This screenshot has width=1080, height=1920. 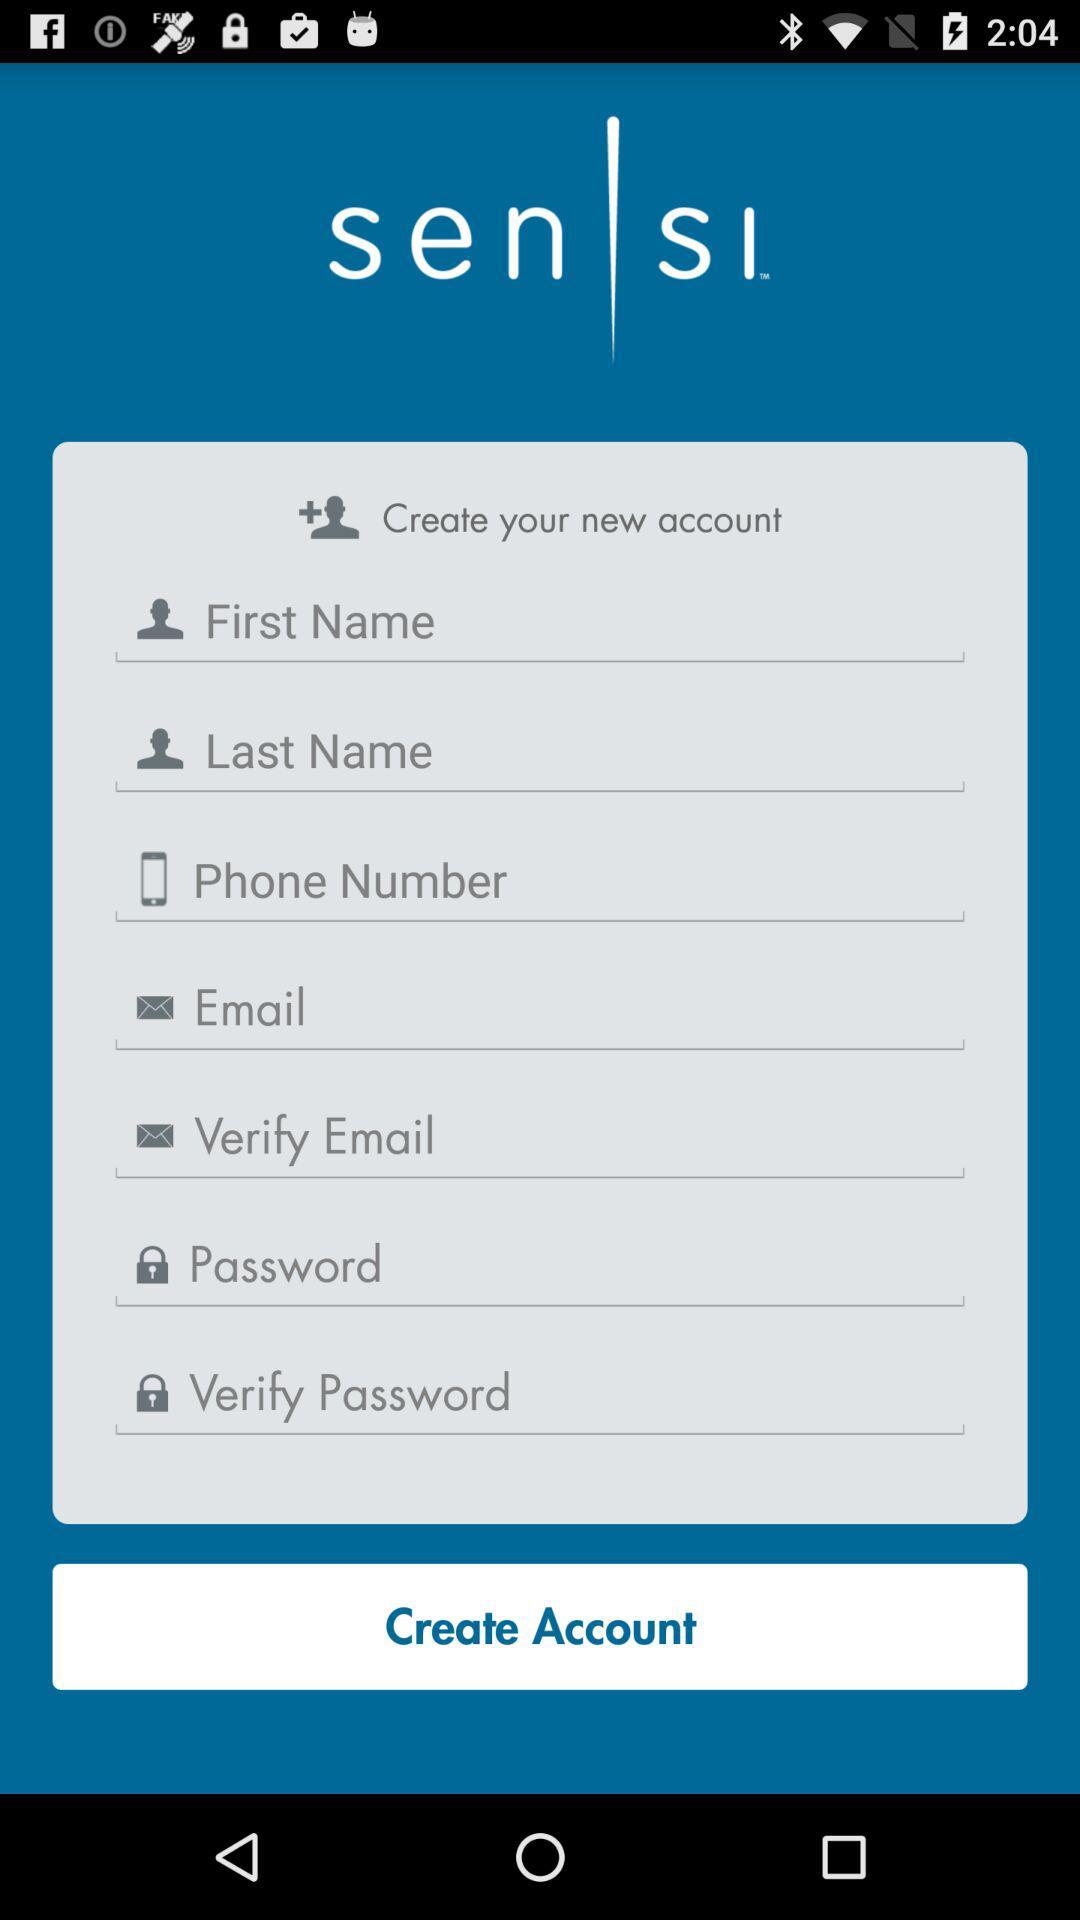 I want to click on verify email, so click(x=540, y=1137).